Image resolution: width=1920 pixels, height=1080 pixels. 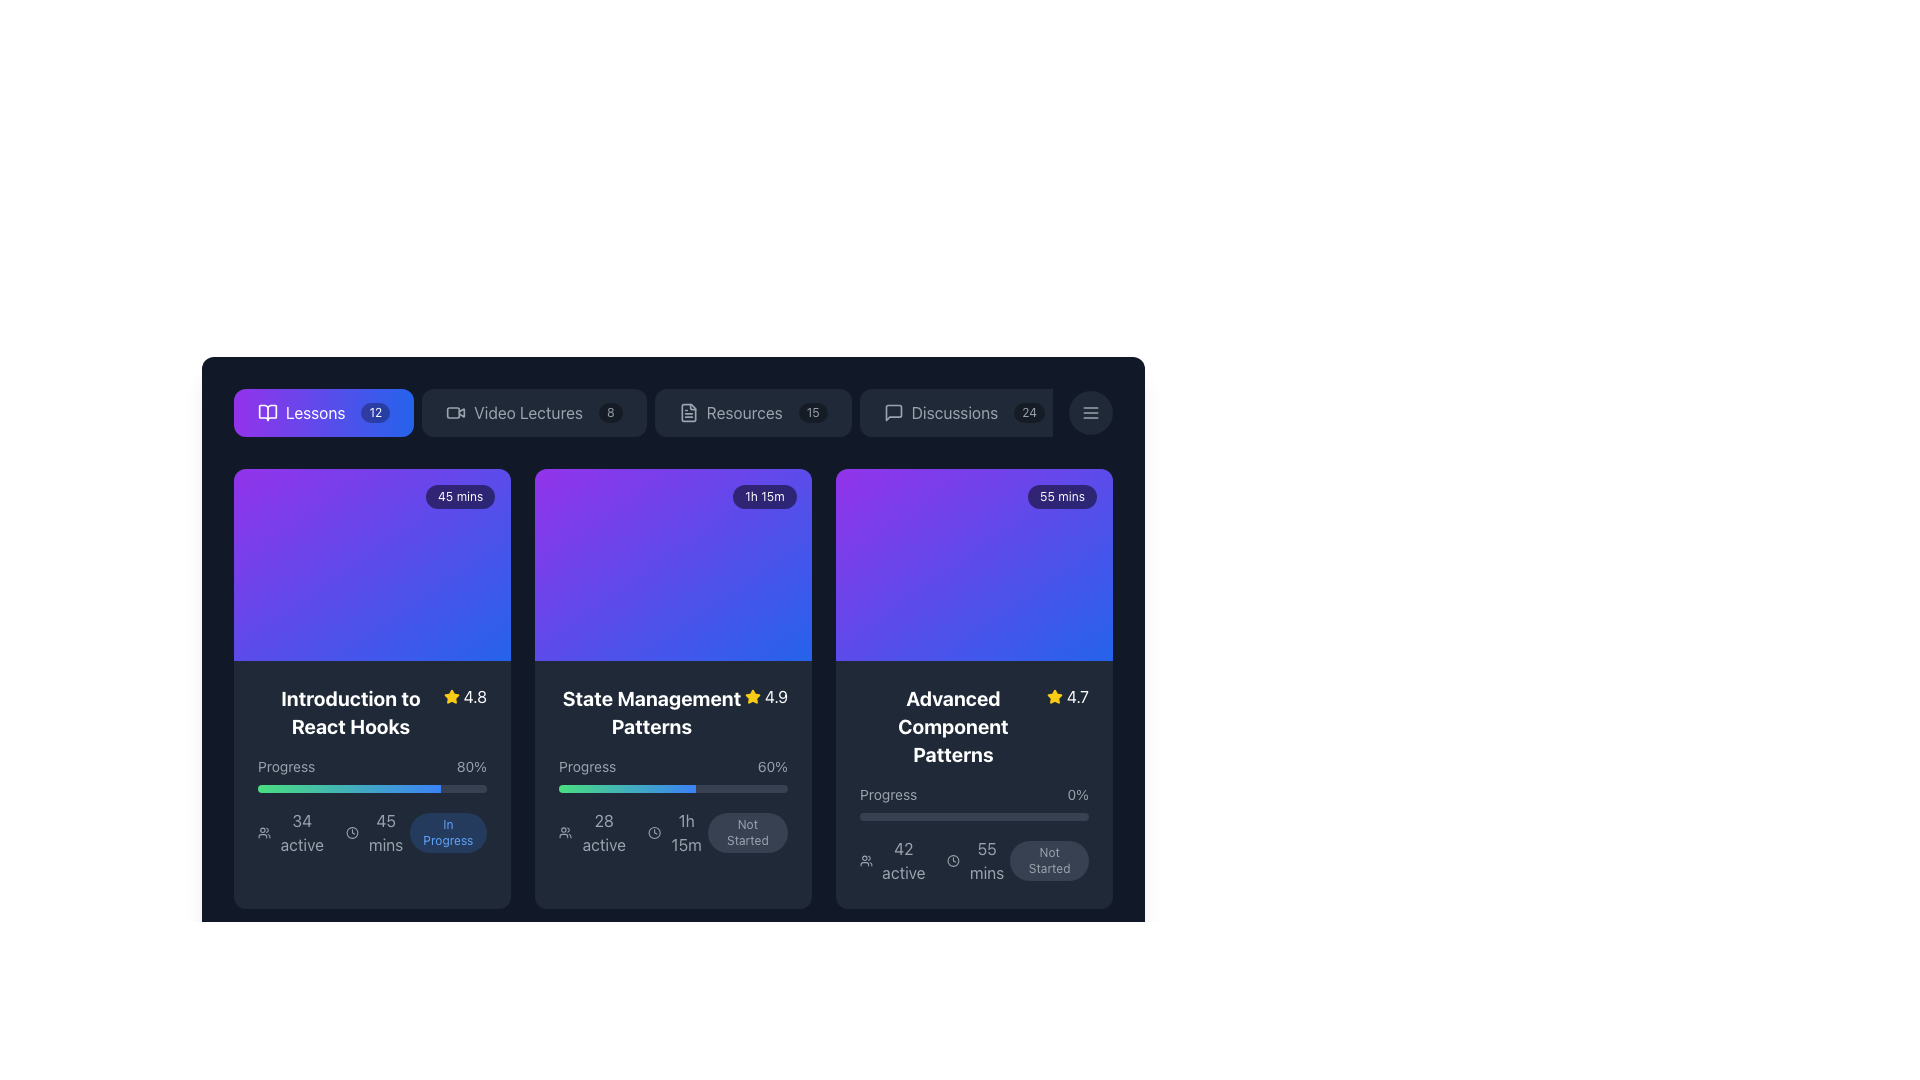 What do you see at coordinates (632, 833) in the screenshot?
I see `informational text displaying '28 active' and '1h 15m' located in the lower central section of the card under the 'State Management Patterns' section` at bounding box center [632, 833].